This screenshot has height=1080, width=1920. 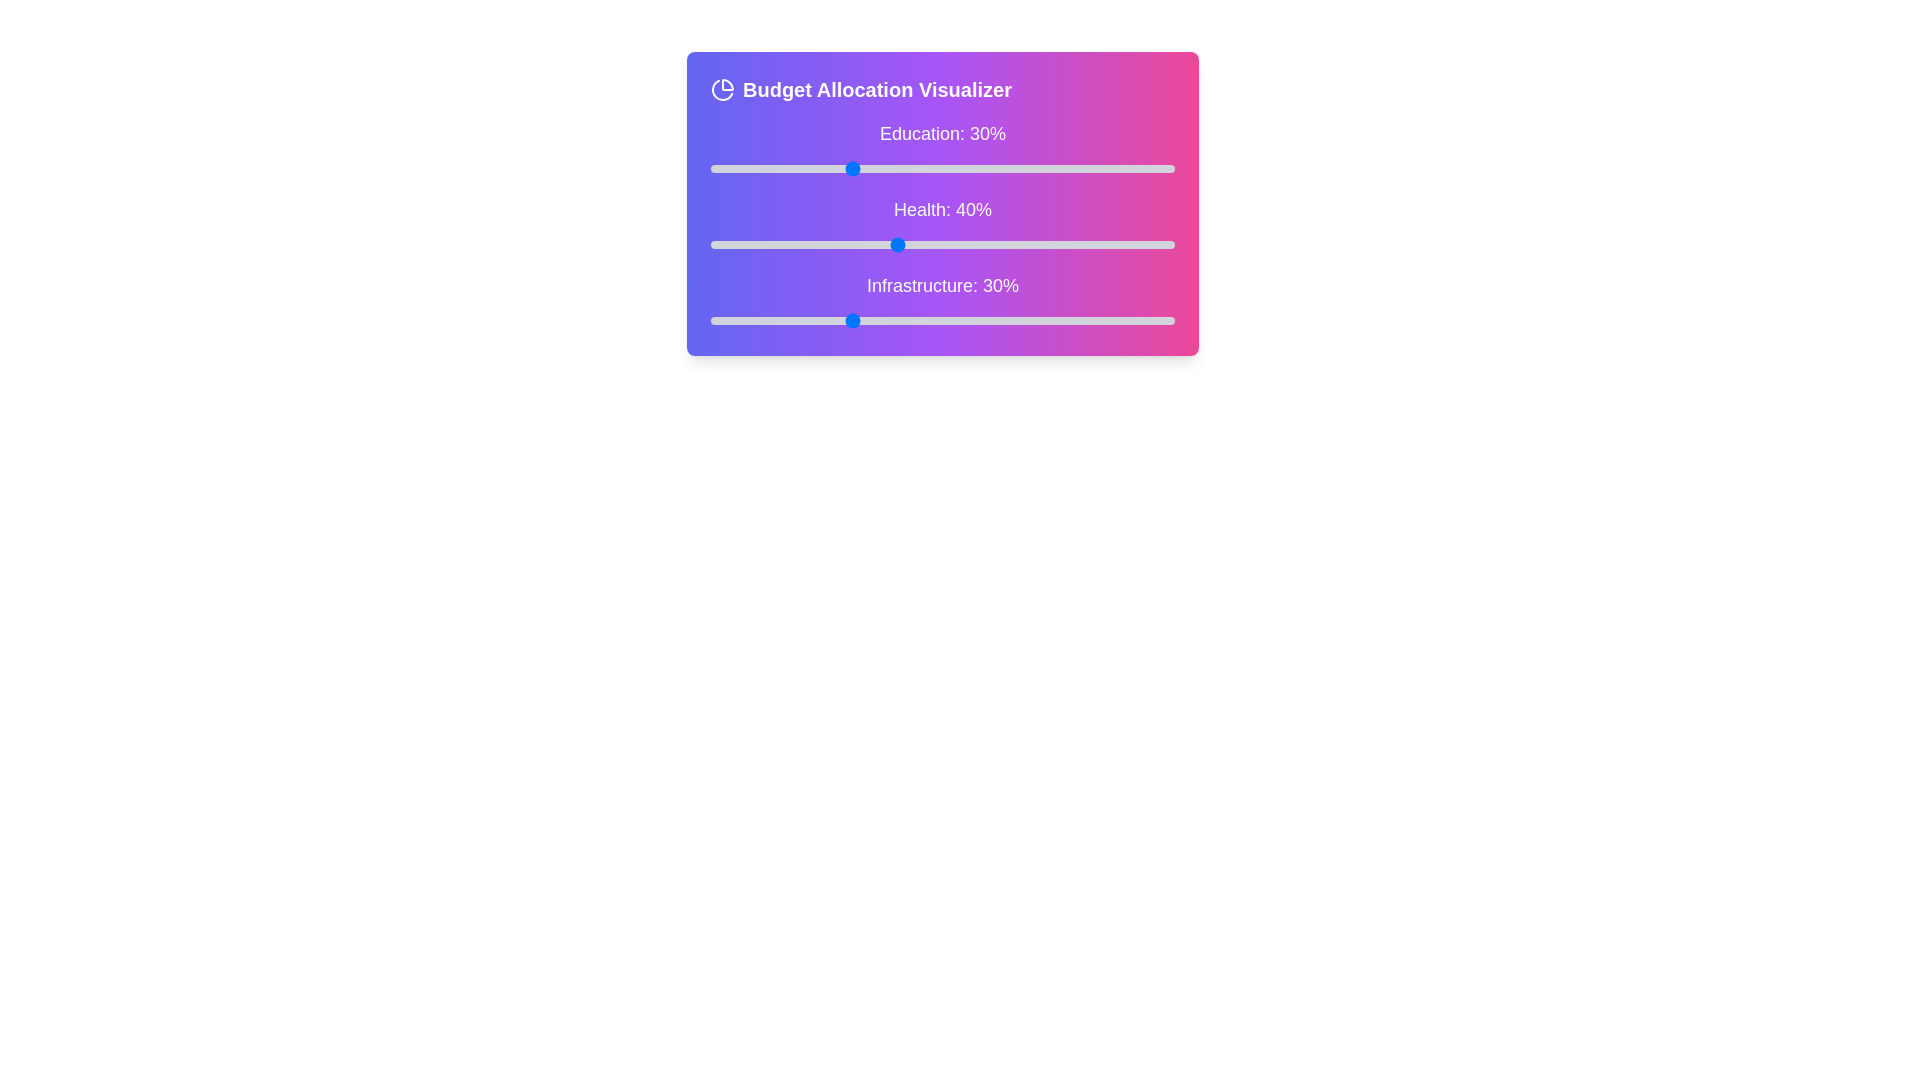 I want to click on the gray track of the Range slider labeled 'Infrastructure: 30%' to set its value, so click(x=941, y=319).